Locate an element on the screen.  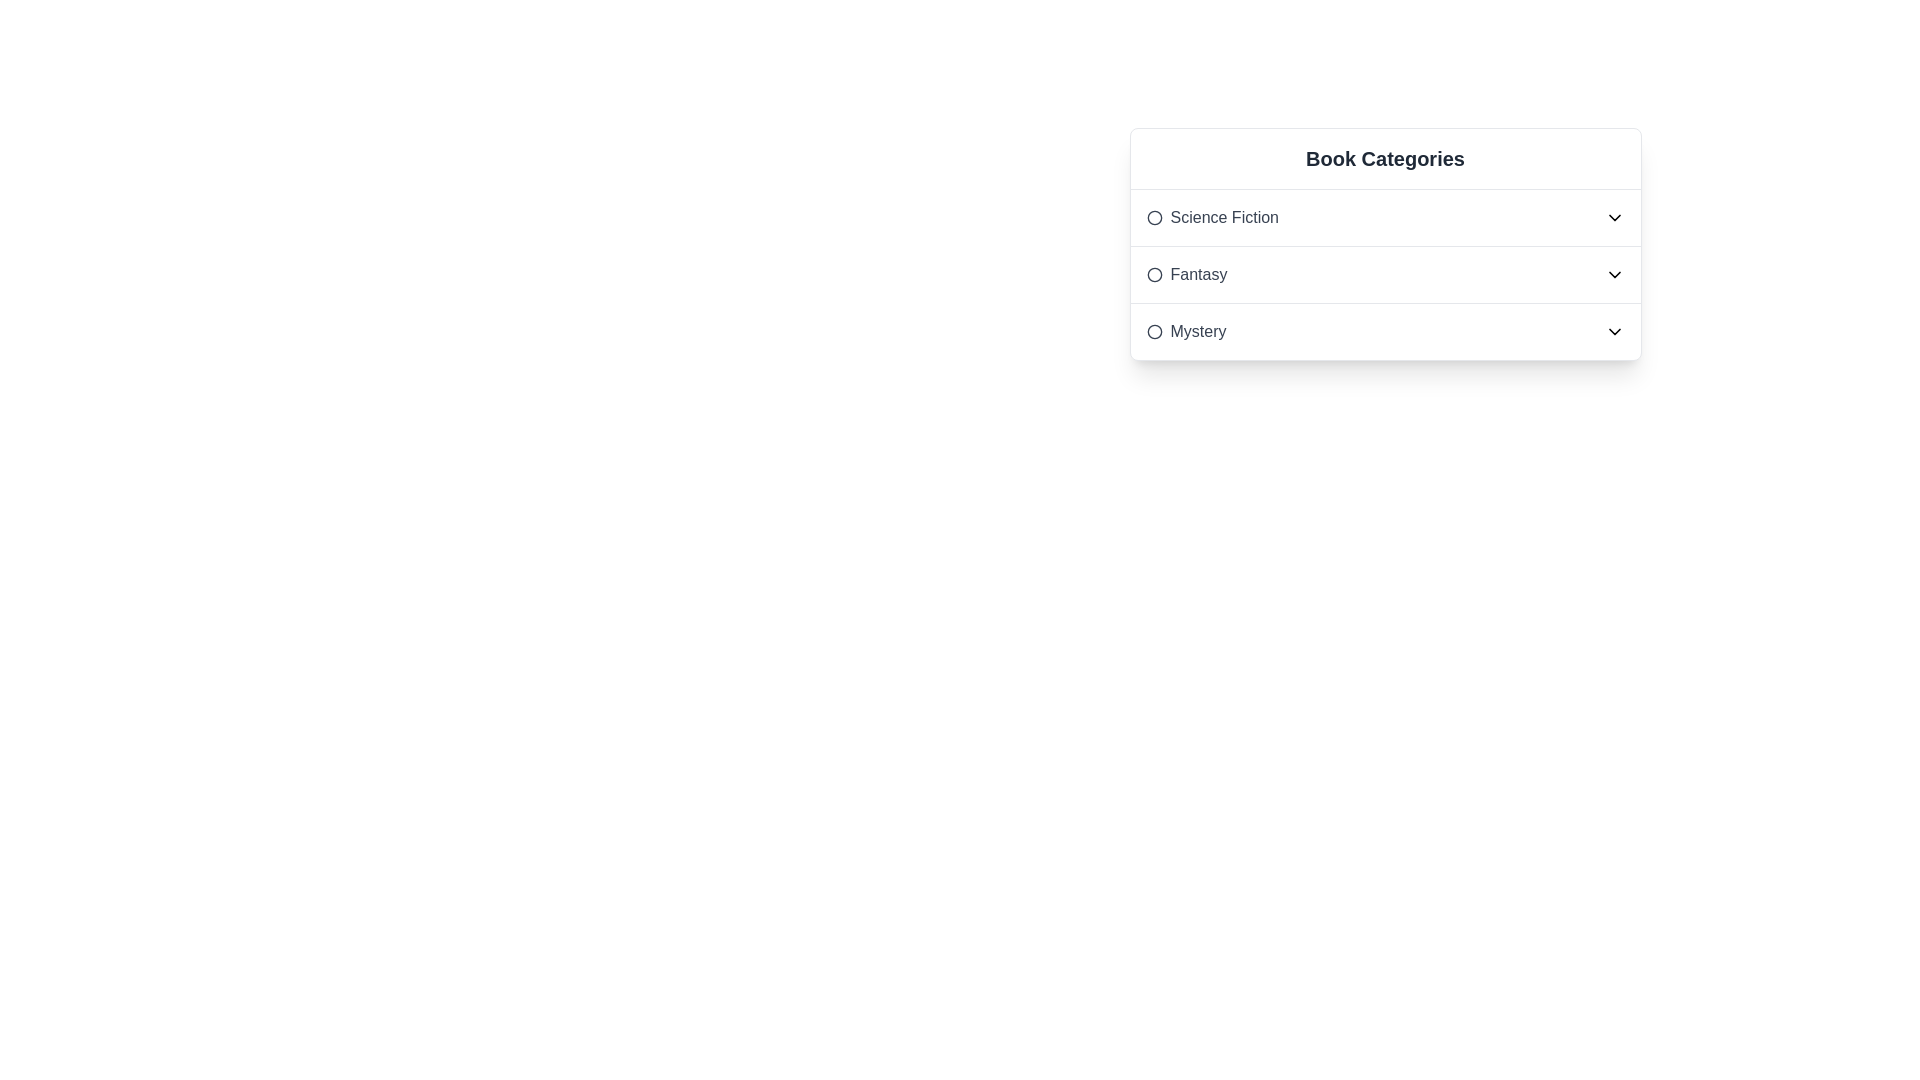
the radio button associated with the 'Fantasy' text label is located at coordinates (1199, 274).